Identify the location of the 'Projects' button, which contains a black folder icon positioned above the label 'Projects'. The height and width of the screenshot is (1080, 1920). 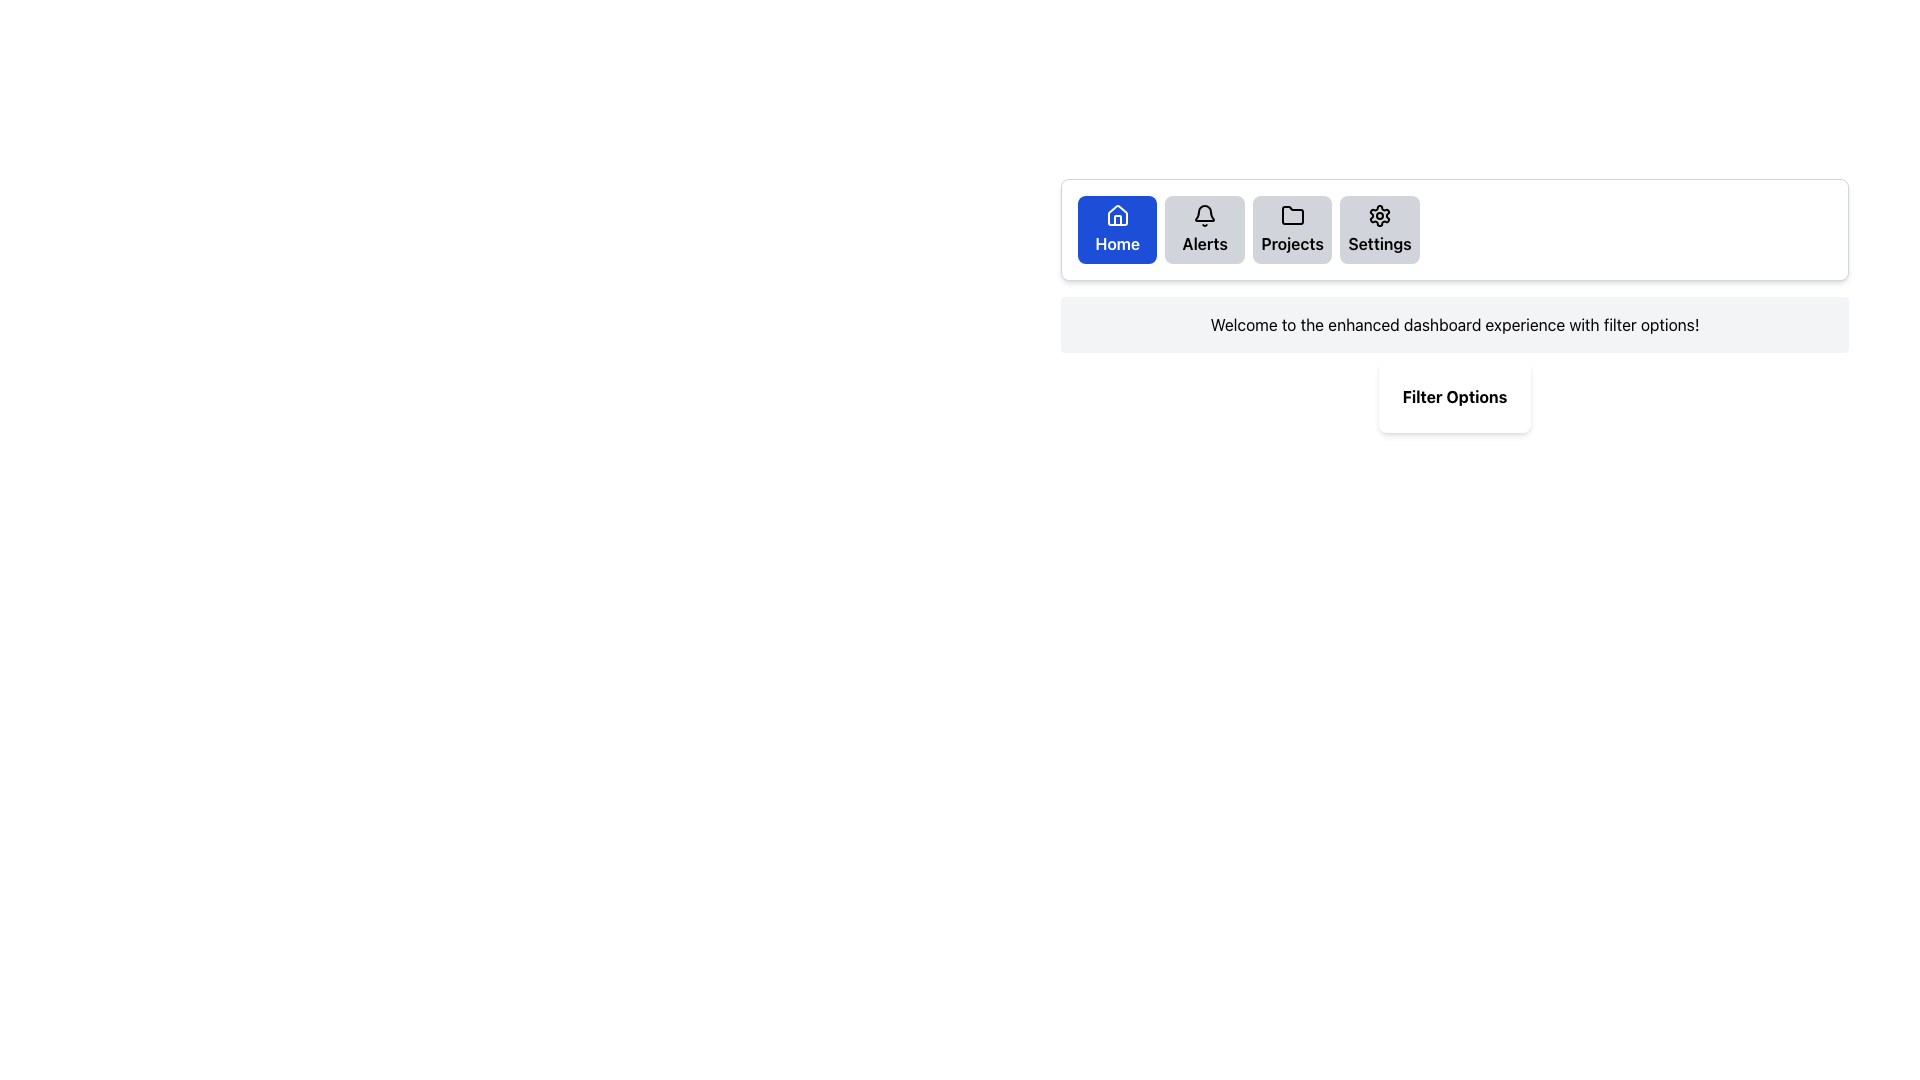
(1292, 216).